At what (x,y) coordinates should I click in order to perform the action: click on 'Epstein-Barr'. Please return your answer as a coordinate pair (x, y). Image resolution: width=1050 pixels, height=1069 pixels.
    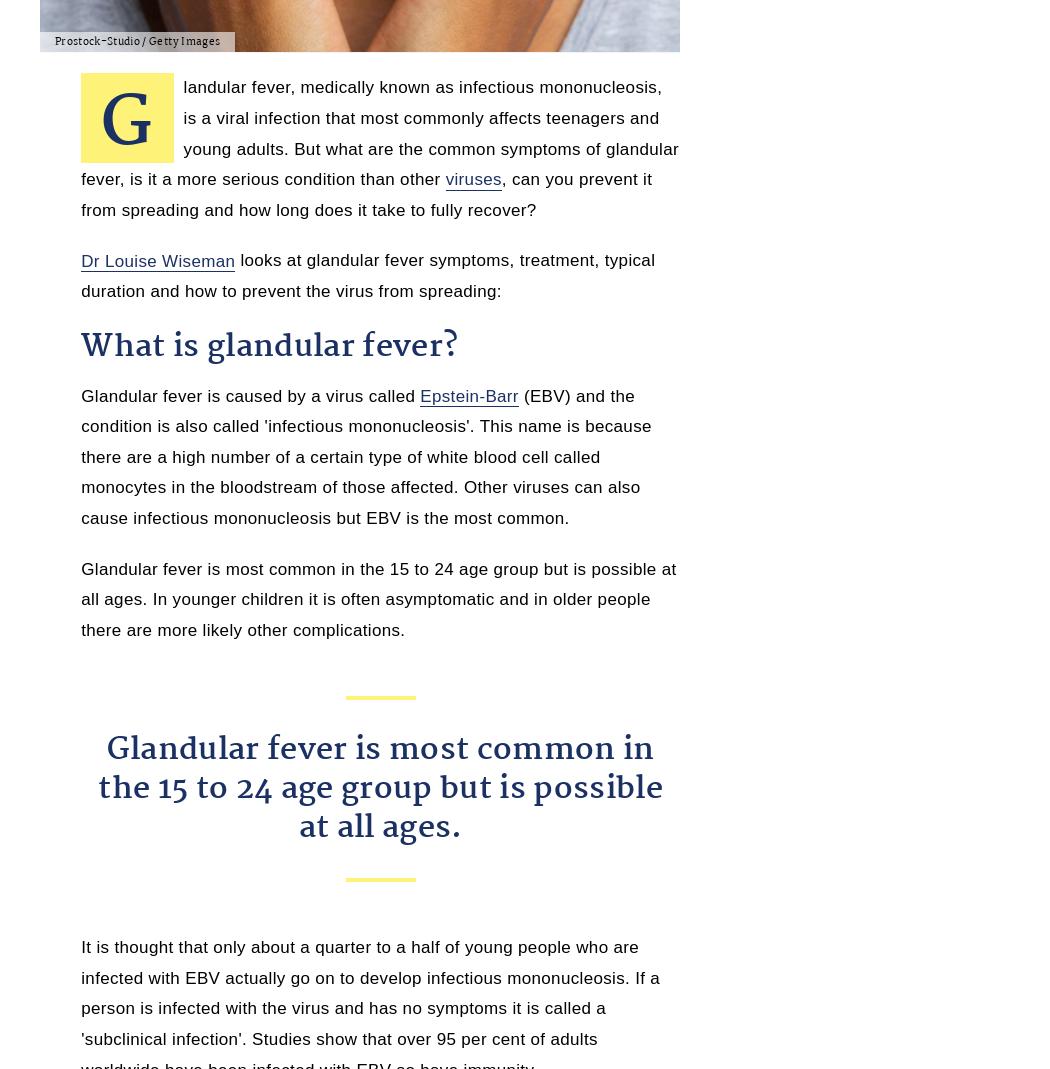
    Looking at the image, I should click on (419, 395).